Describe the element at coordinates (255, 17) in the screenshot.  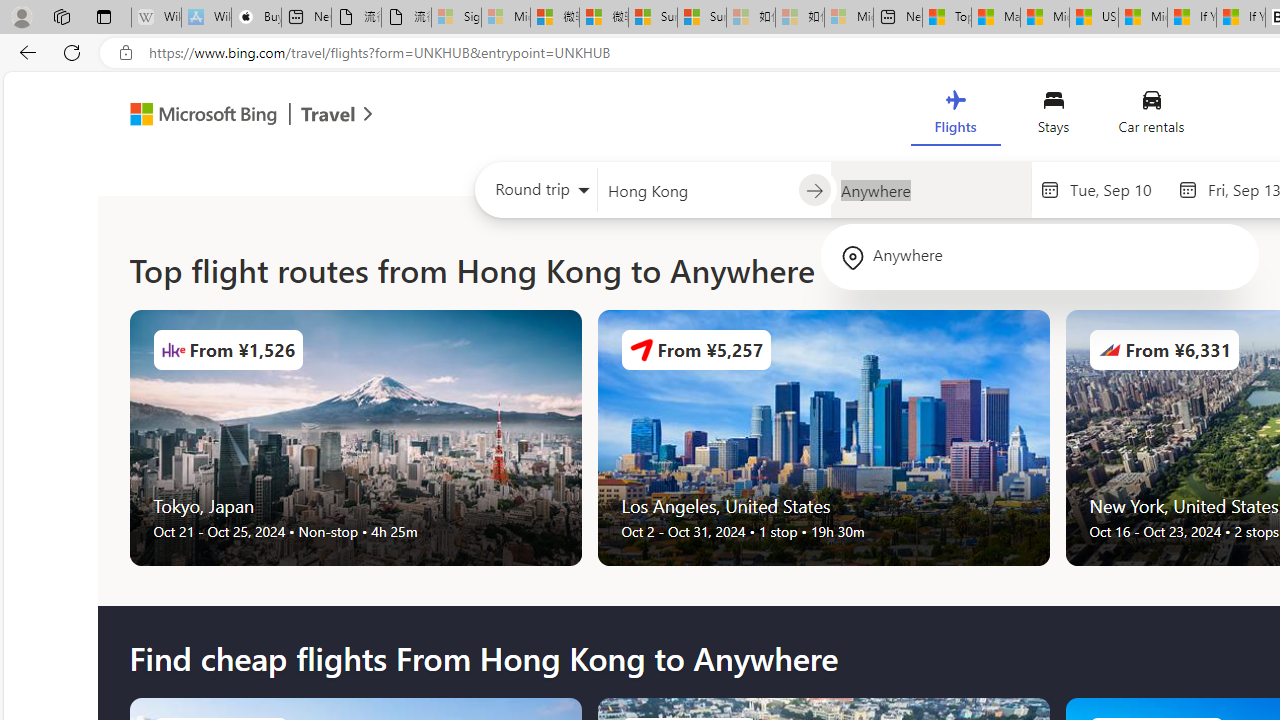
I see `'Buy iPad - Apple'` at that location.